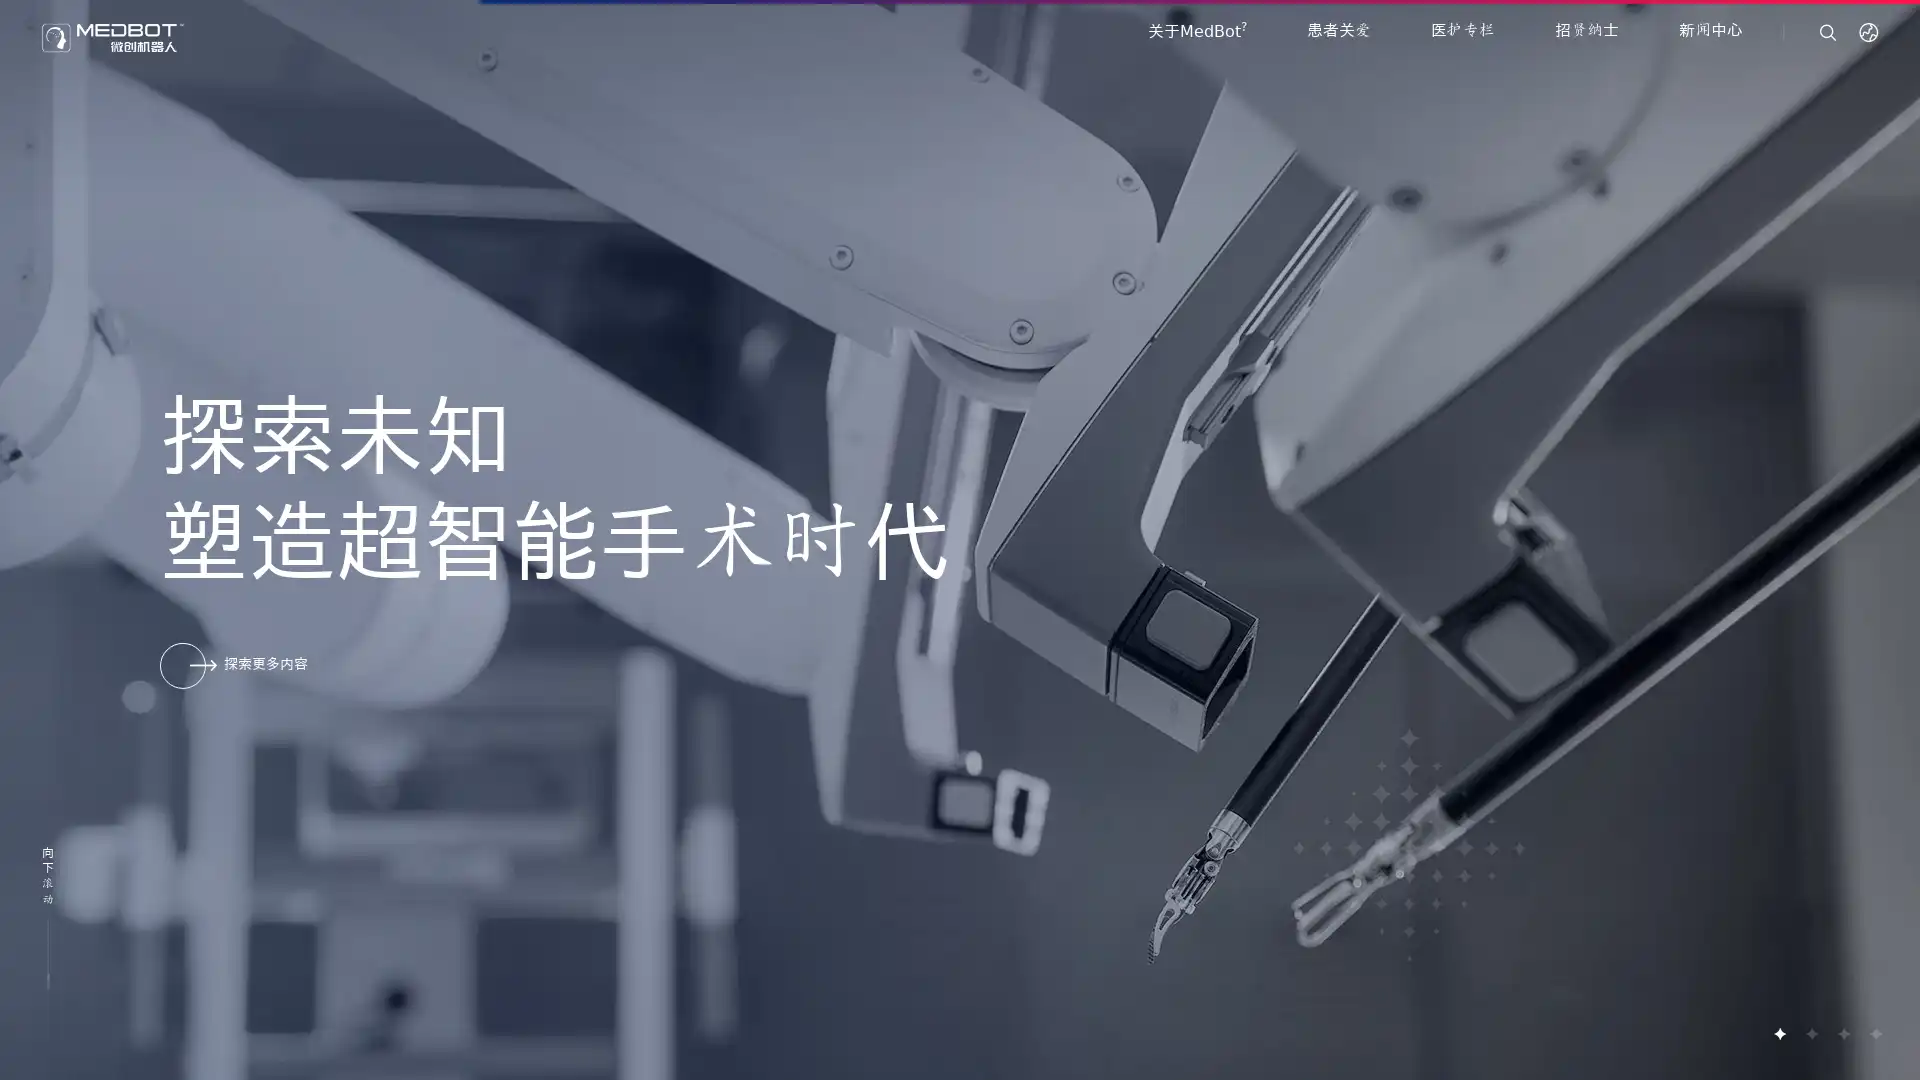 This screenshot has width=1920, height=1080. I want to click on Go to slide 1, so click(1779, 1033).